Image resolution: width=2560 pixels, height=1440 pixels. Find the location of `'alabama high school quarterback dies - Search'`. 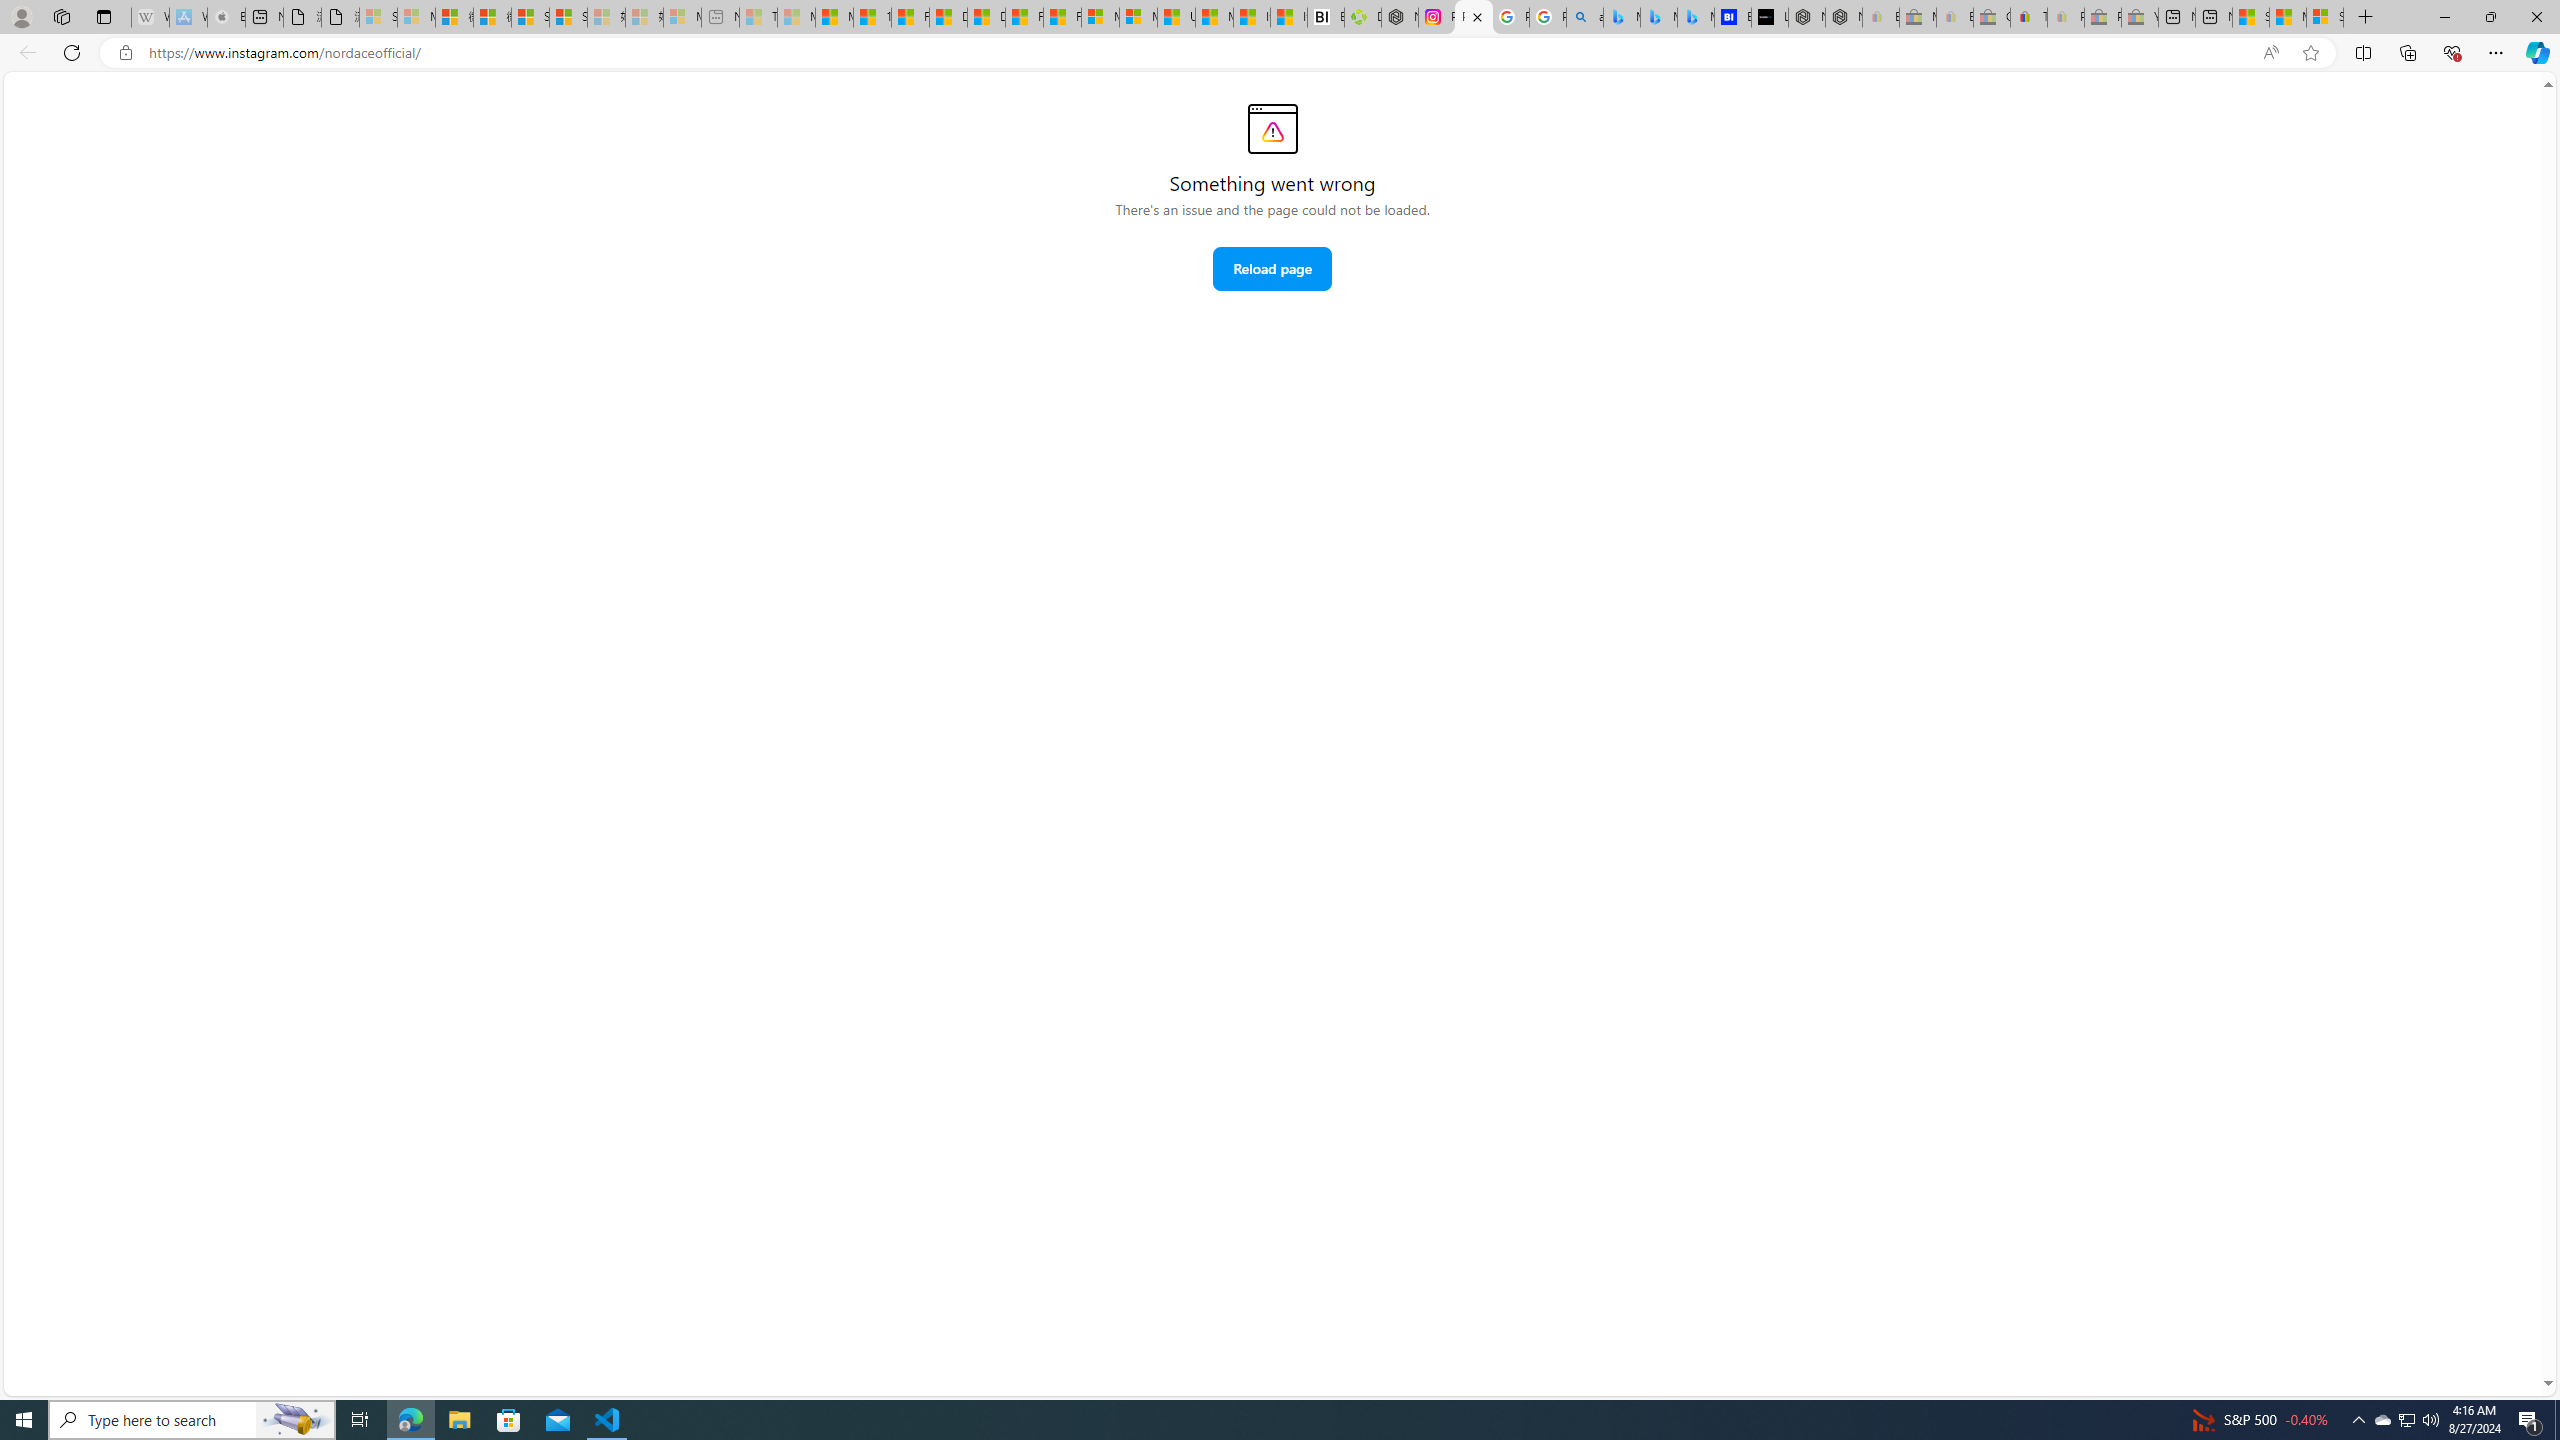

'alabama high school quarterback dies - Search' is located at coordinates (1585, 16).